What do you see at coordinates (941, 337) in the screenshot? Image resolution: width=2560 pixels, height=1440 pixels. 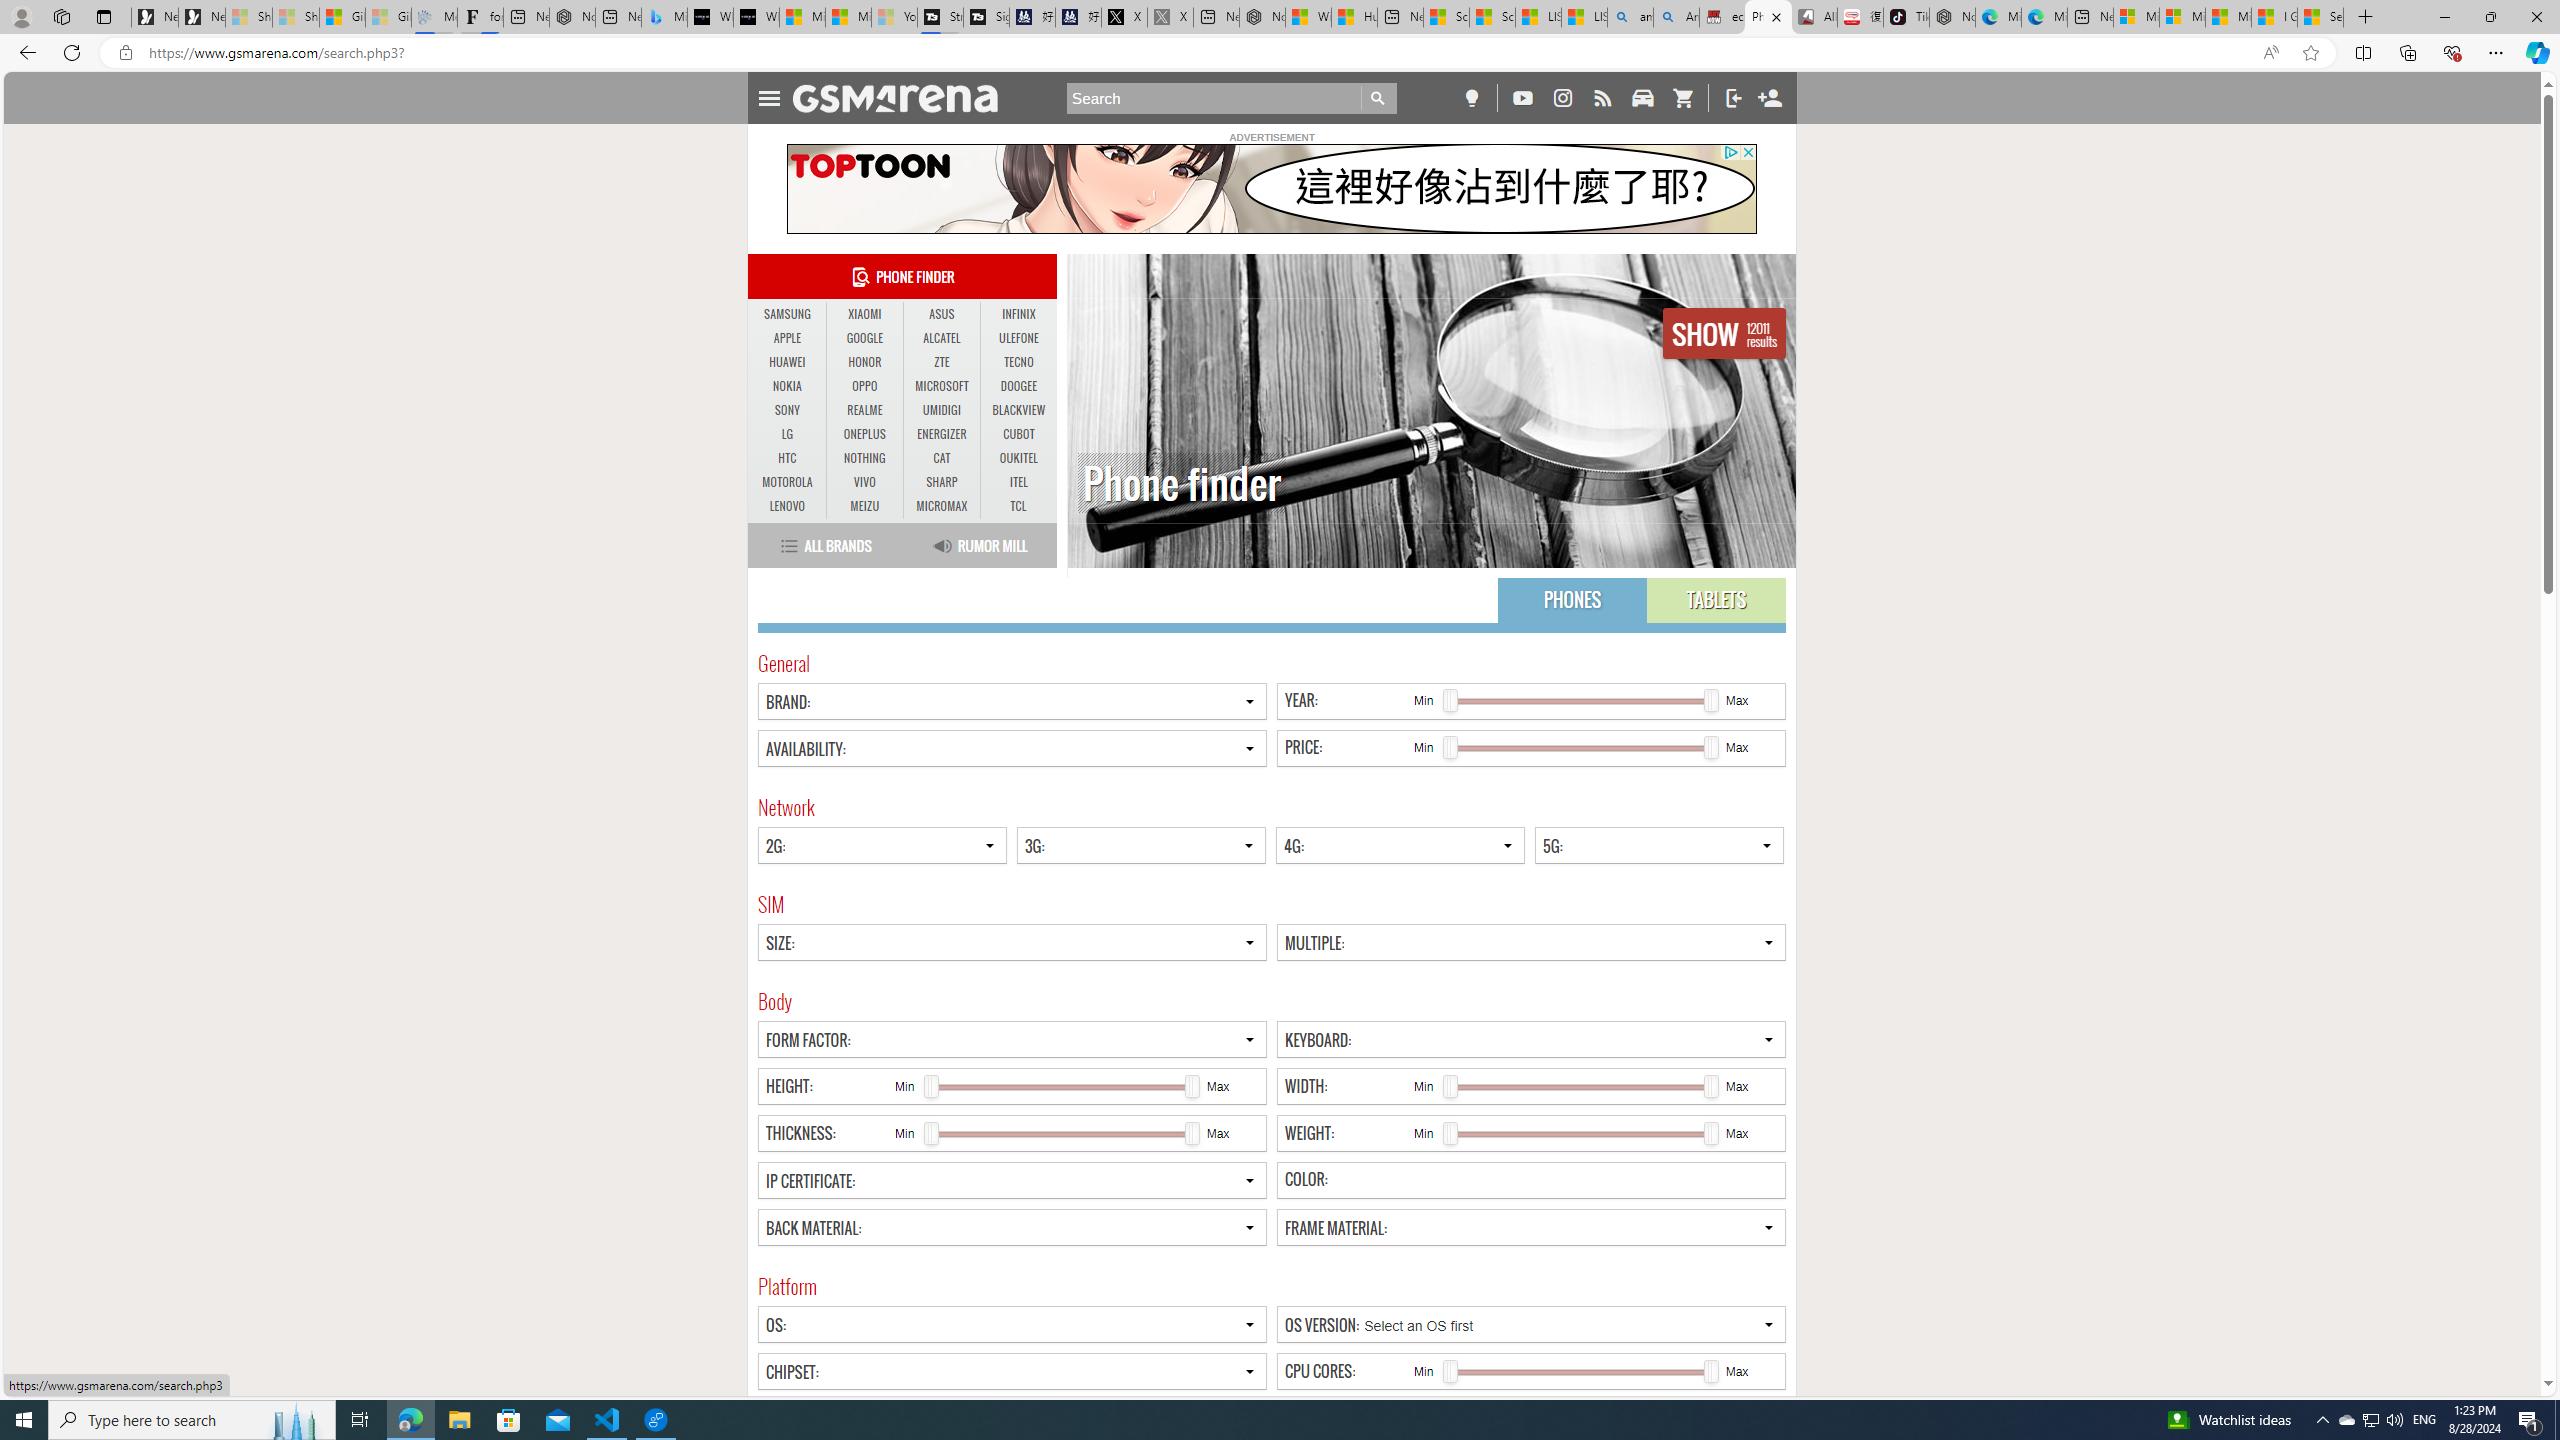 I see `'ALCATEL'` at bounding box center [941, 337].